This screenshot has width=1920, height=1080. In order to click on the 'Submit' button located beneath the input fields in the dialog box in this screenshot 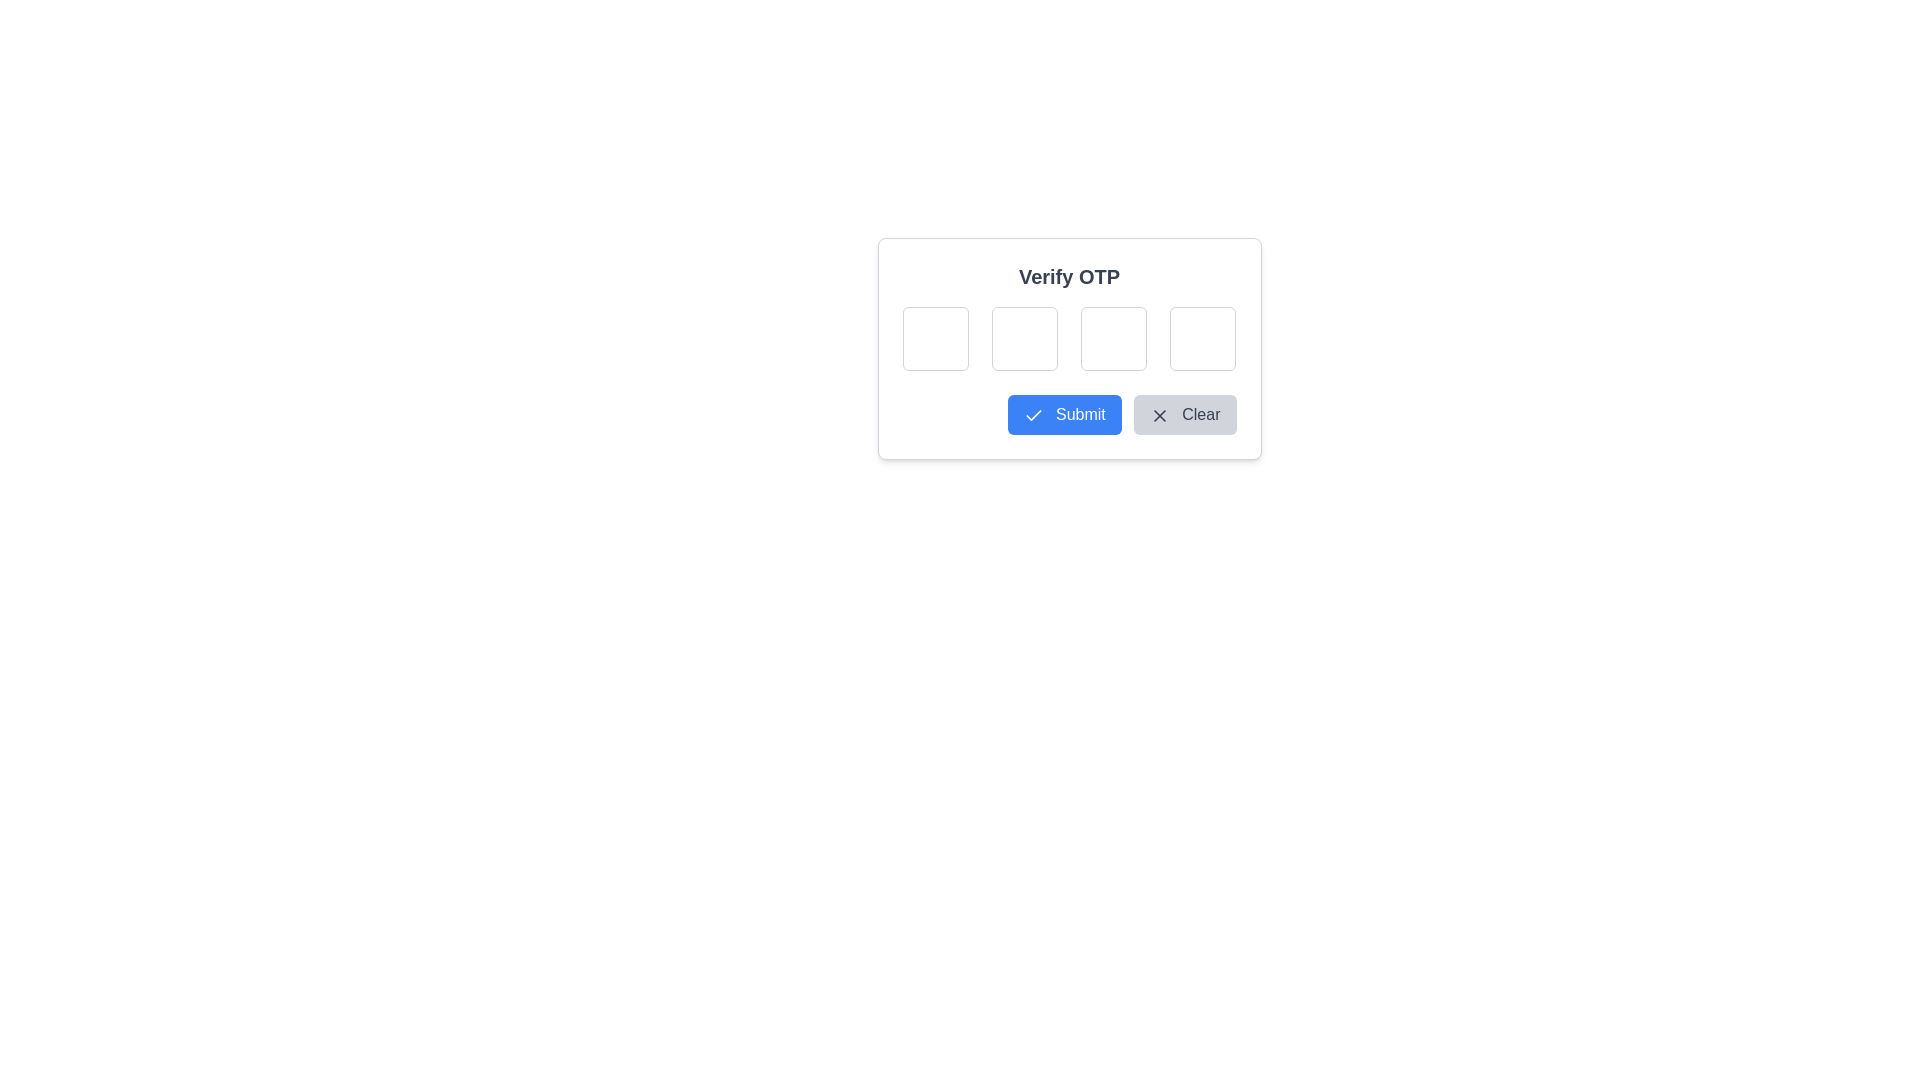, I will do `click(1063, 414)`.